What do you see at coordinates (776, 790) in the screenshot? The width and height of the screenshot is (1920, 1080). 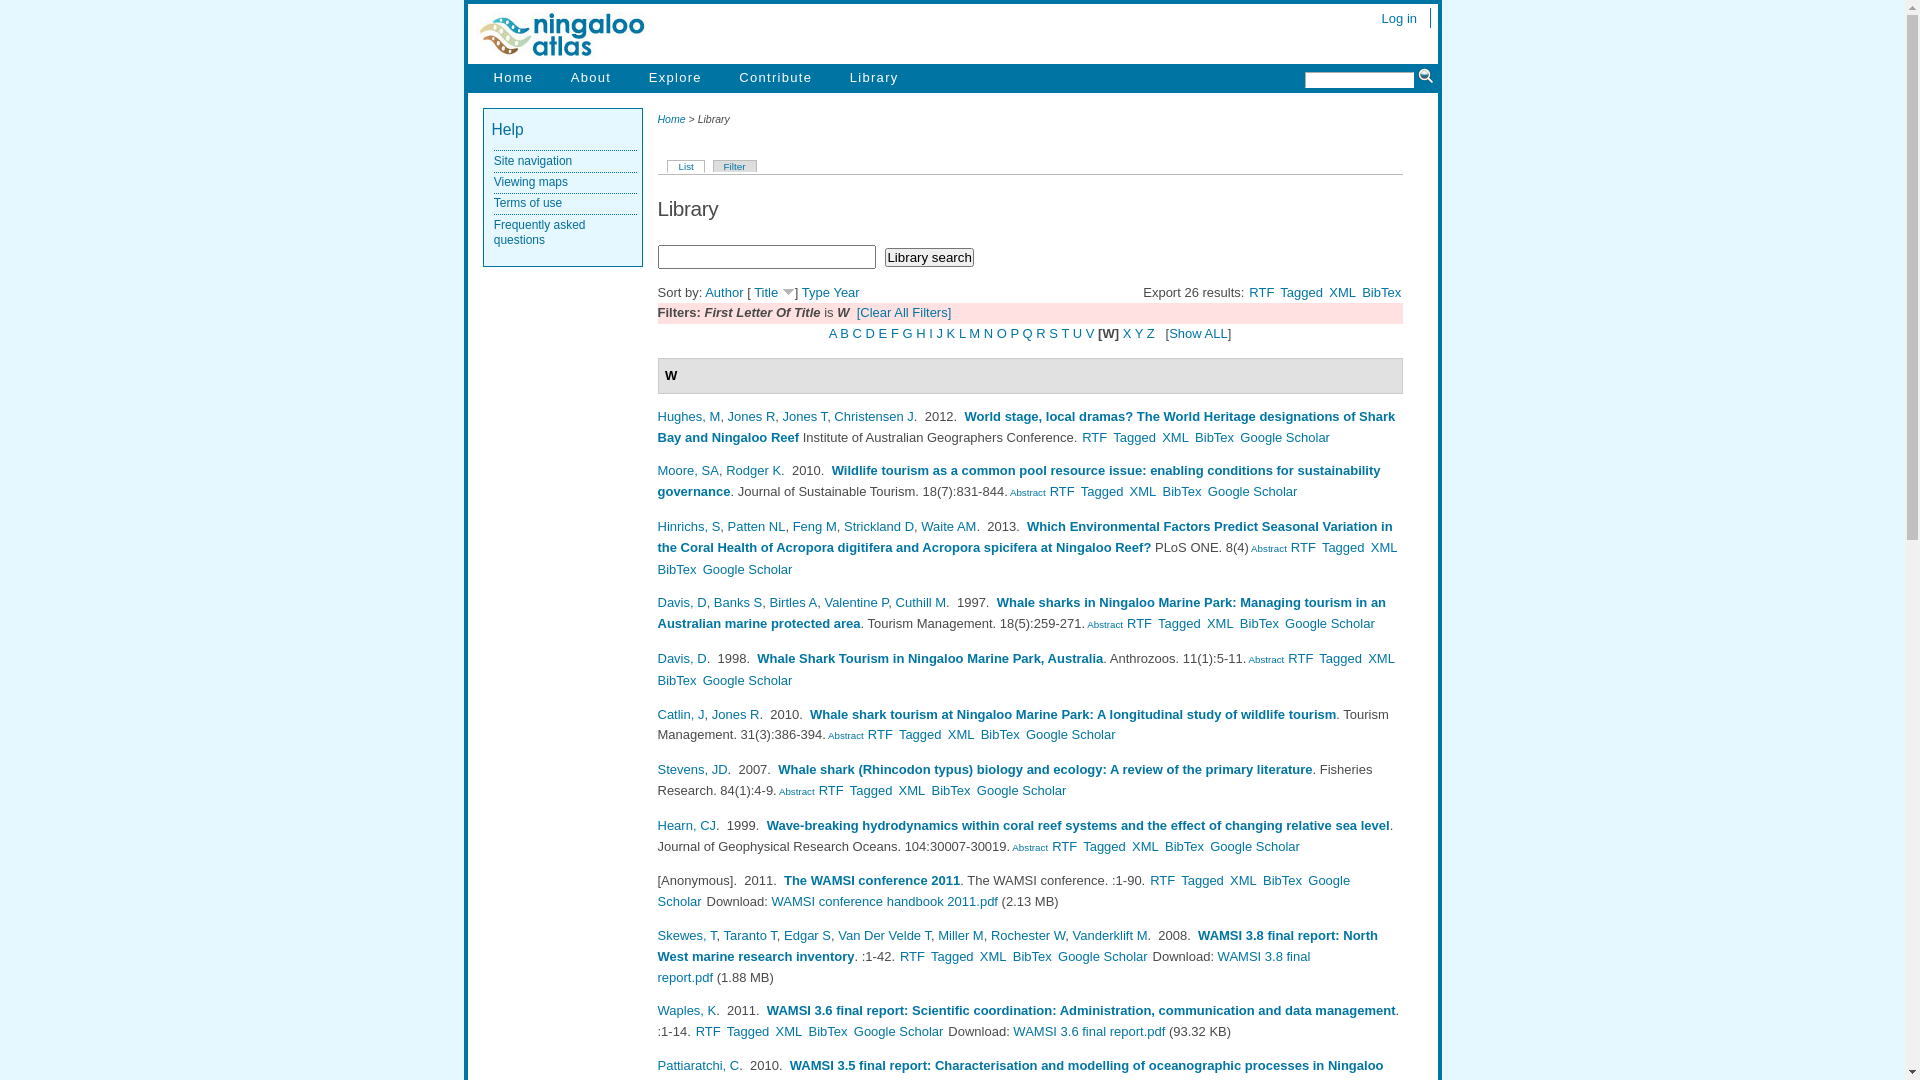 I see `'Abstract'` at bounding box center [776, 790].